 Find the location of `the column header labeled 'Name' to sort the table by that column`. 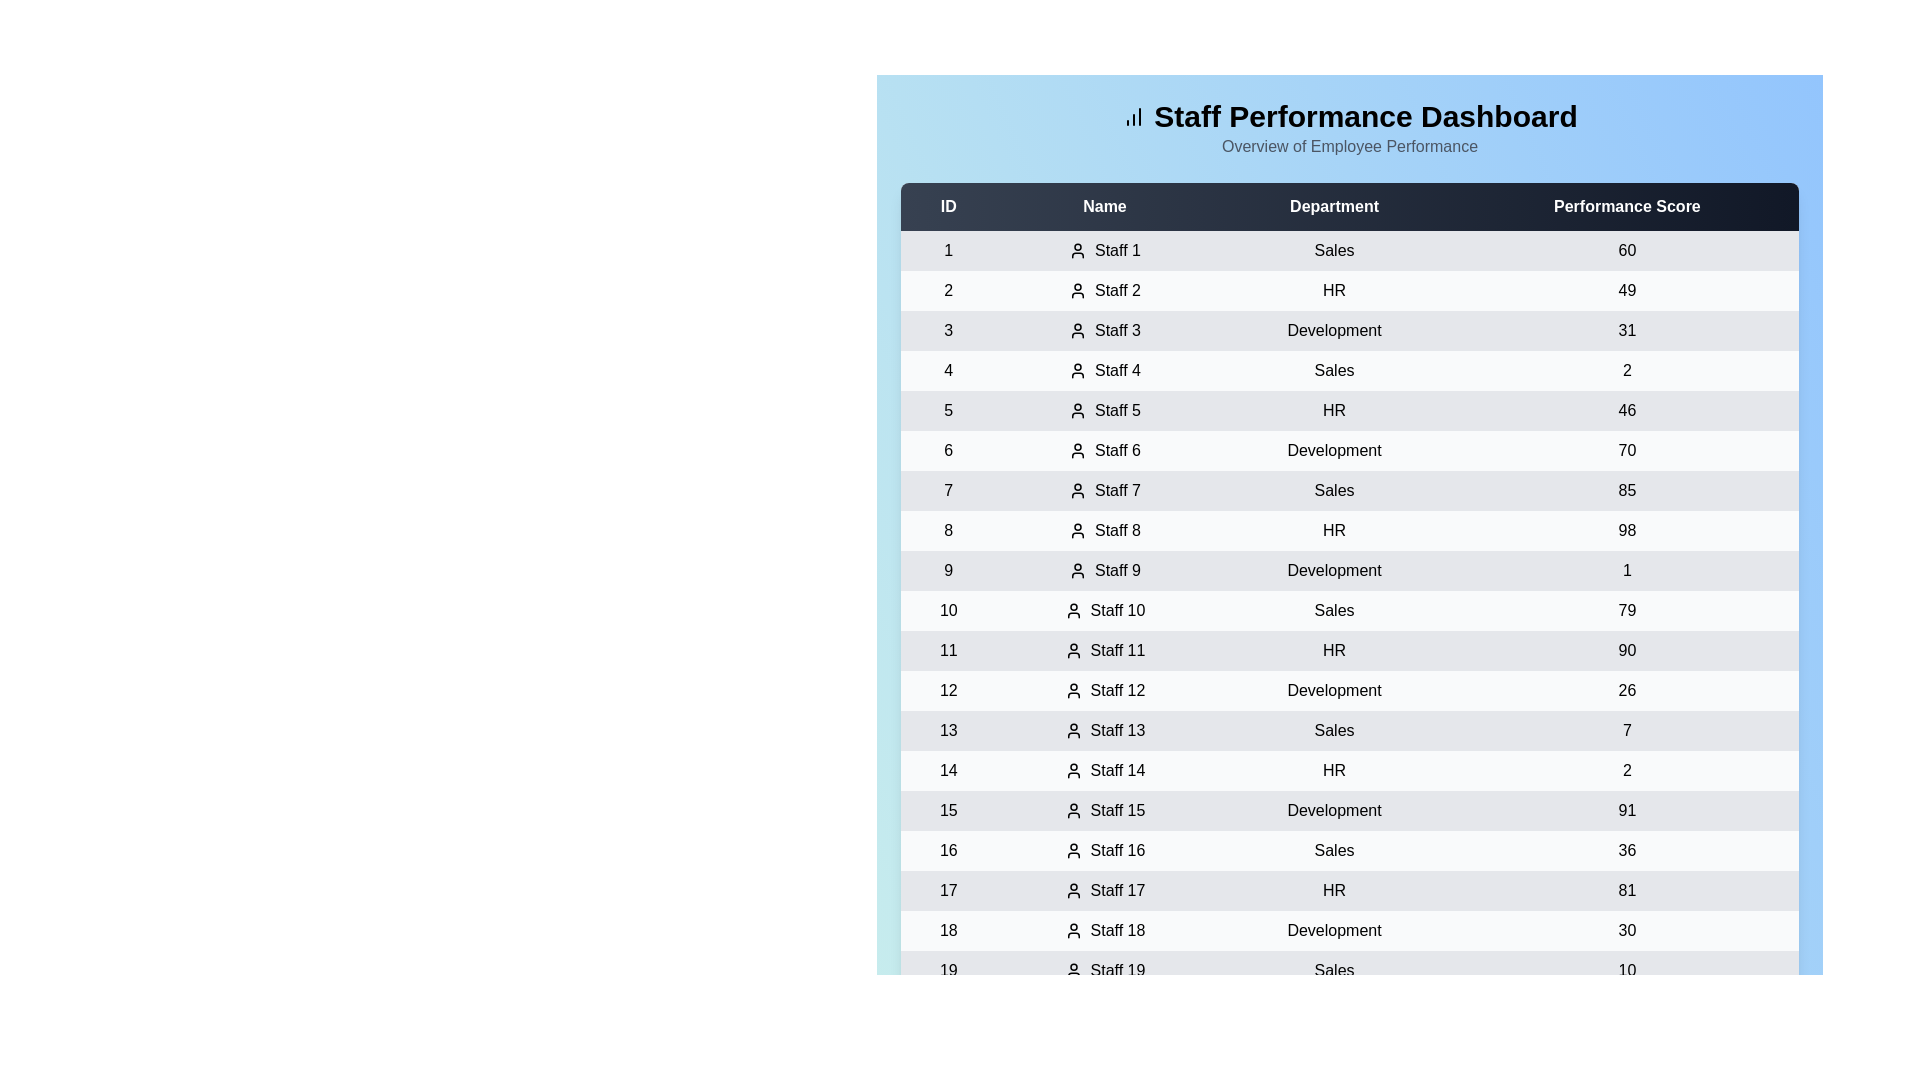

the column header labeled 'Name' to sort the table by that column is located at coordinates (1103, 207).